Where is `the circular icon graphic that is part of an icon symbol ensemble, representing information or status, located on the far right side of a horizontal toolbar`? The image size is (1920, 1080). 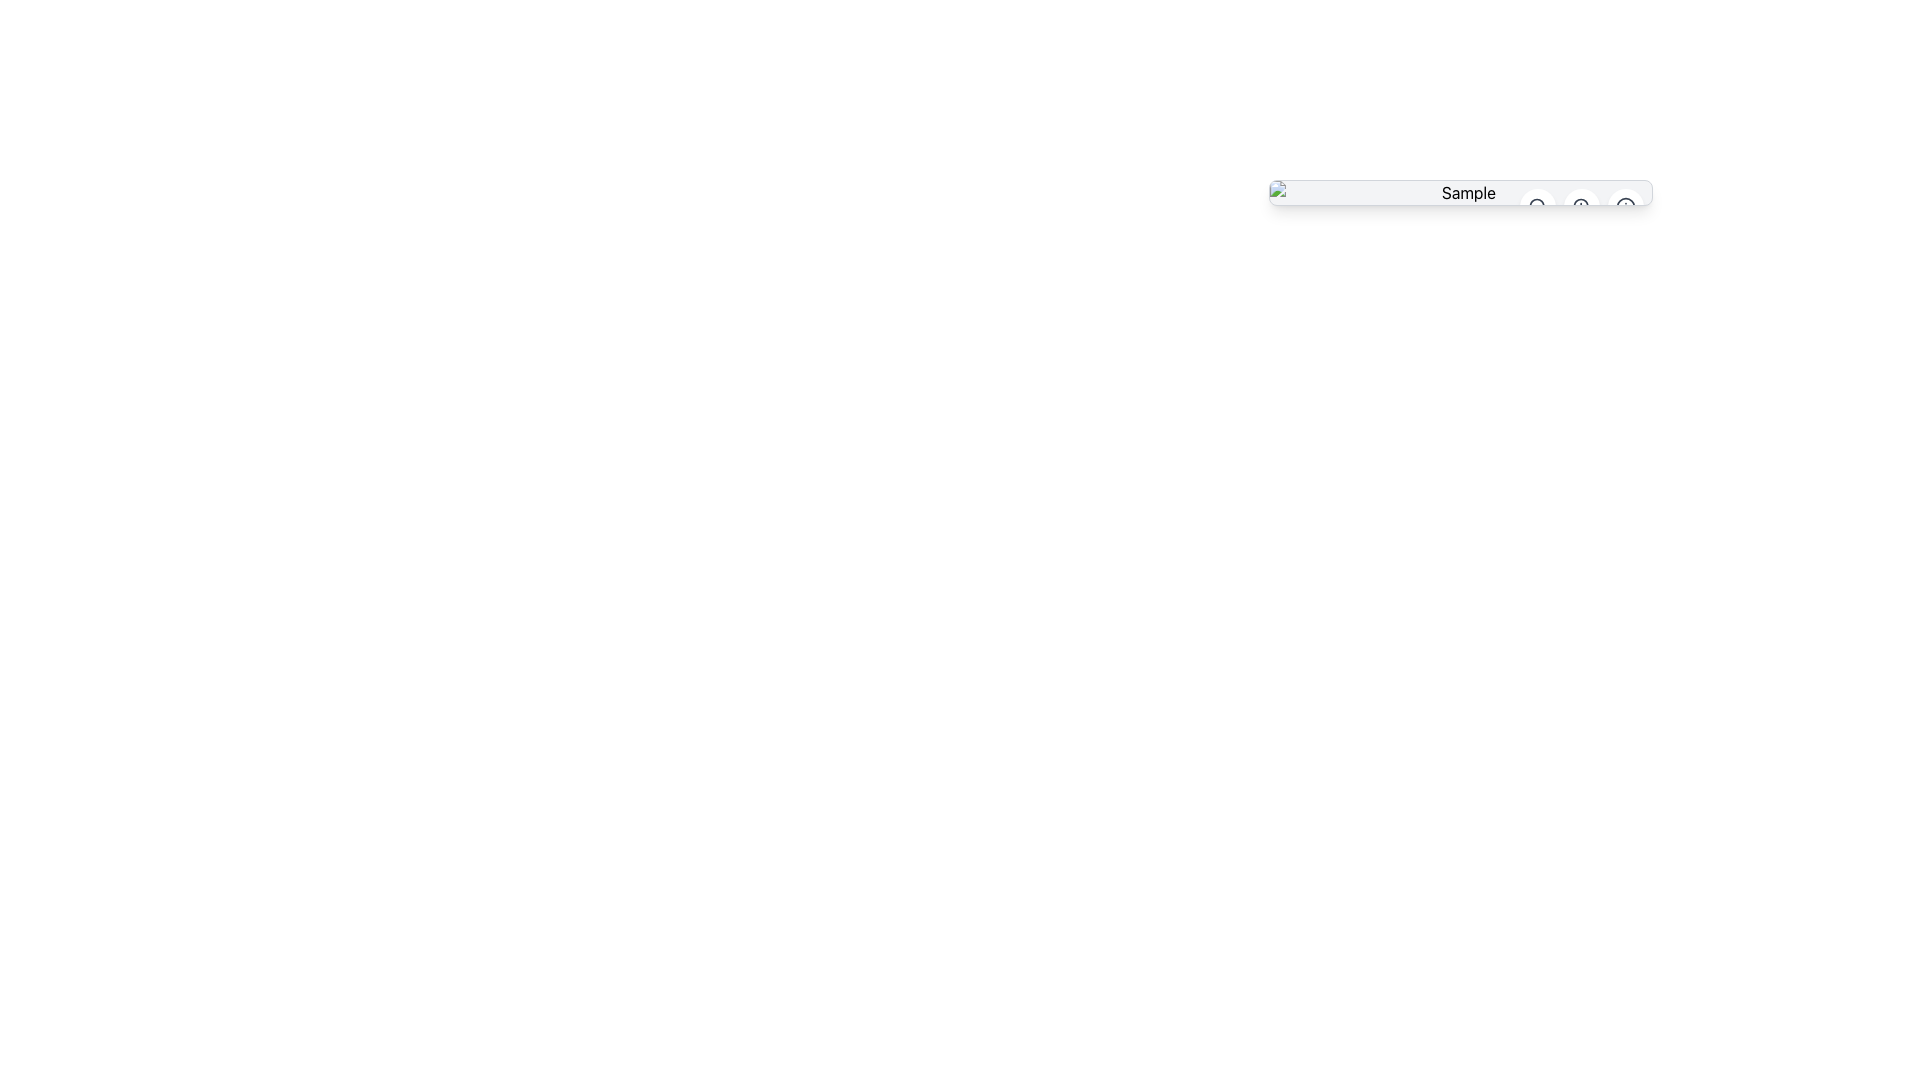 the circular icon graphic that is part of an icon symbol ensemble, representing information or status, located on the far right side of a horizontal toolbar is located at coordinates (1626, 207).